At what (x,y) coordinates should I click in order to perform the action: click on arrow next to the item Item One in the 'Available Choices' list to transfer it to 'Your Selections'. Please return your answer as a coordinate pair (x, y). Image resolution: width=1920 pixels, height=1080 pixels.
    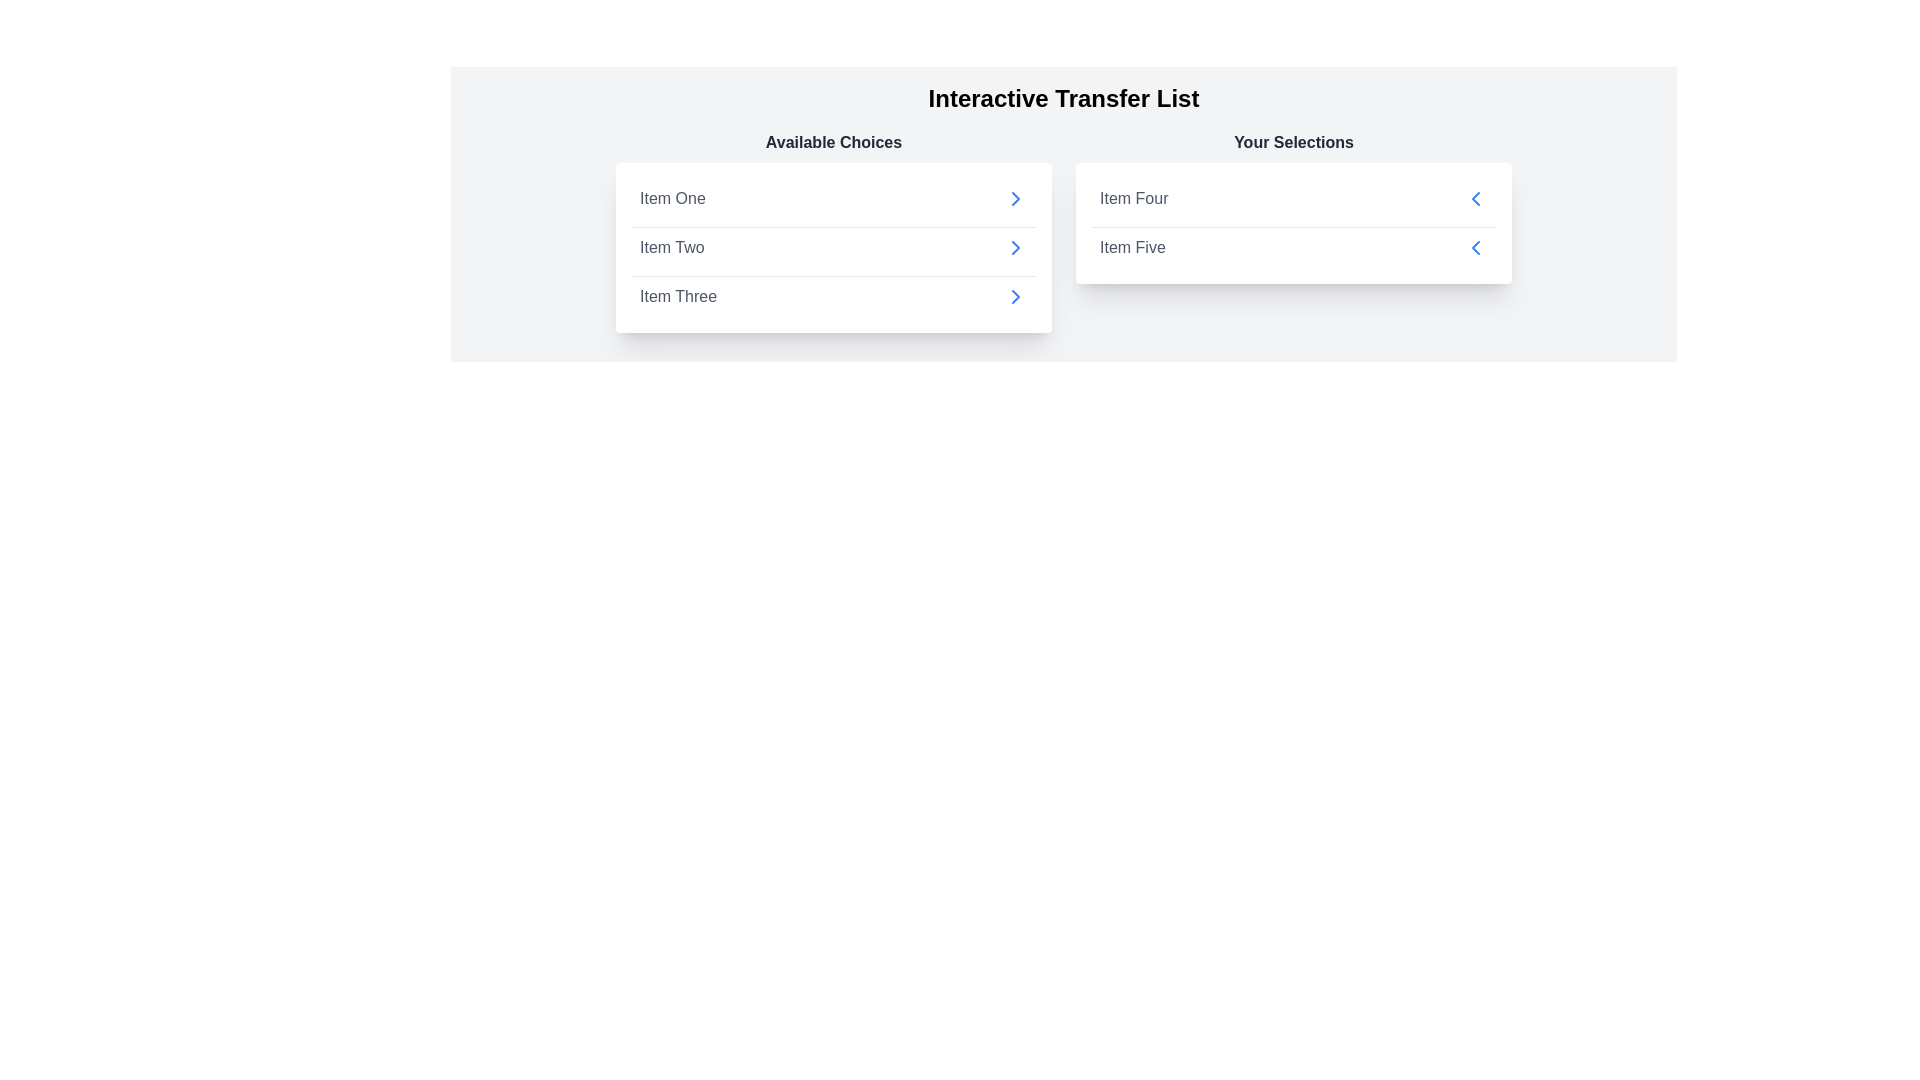
    Looking at the image, I should click on (1016, 199).